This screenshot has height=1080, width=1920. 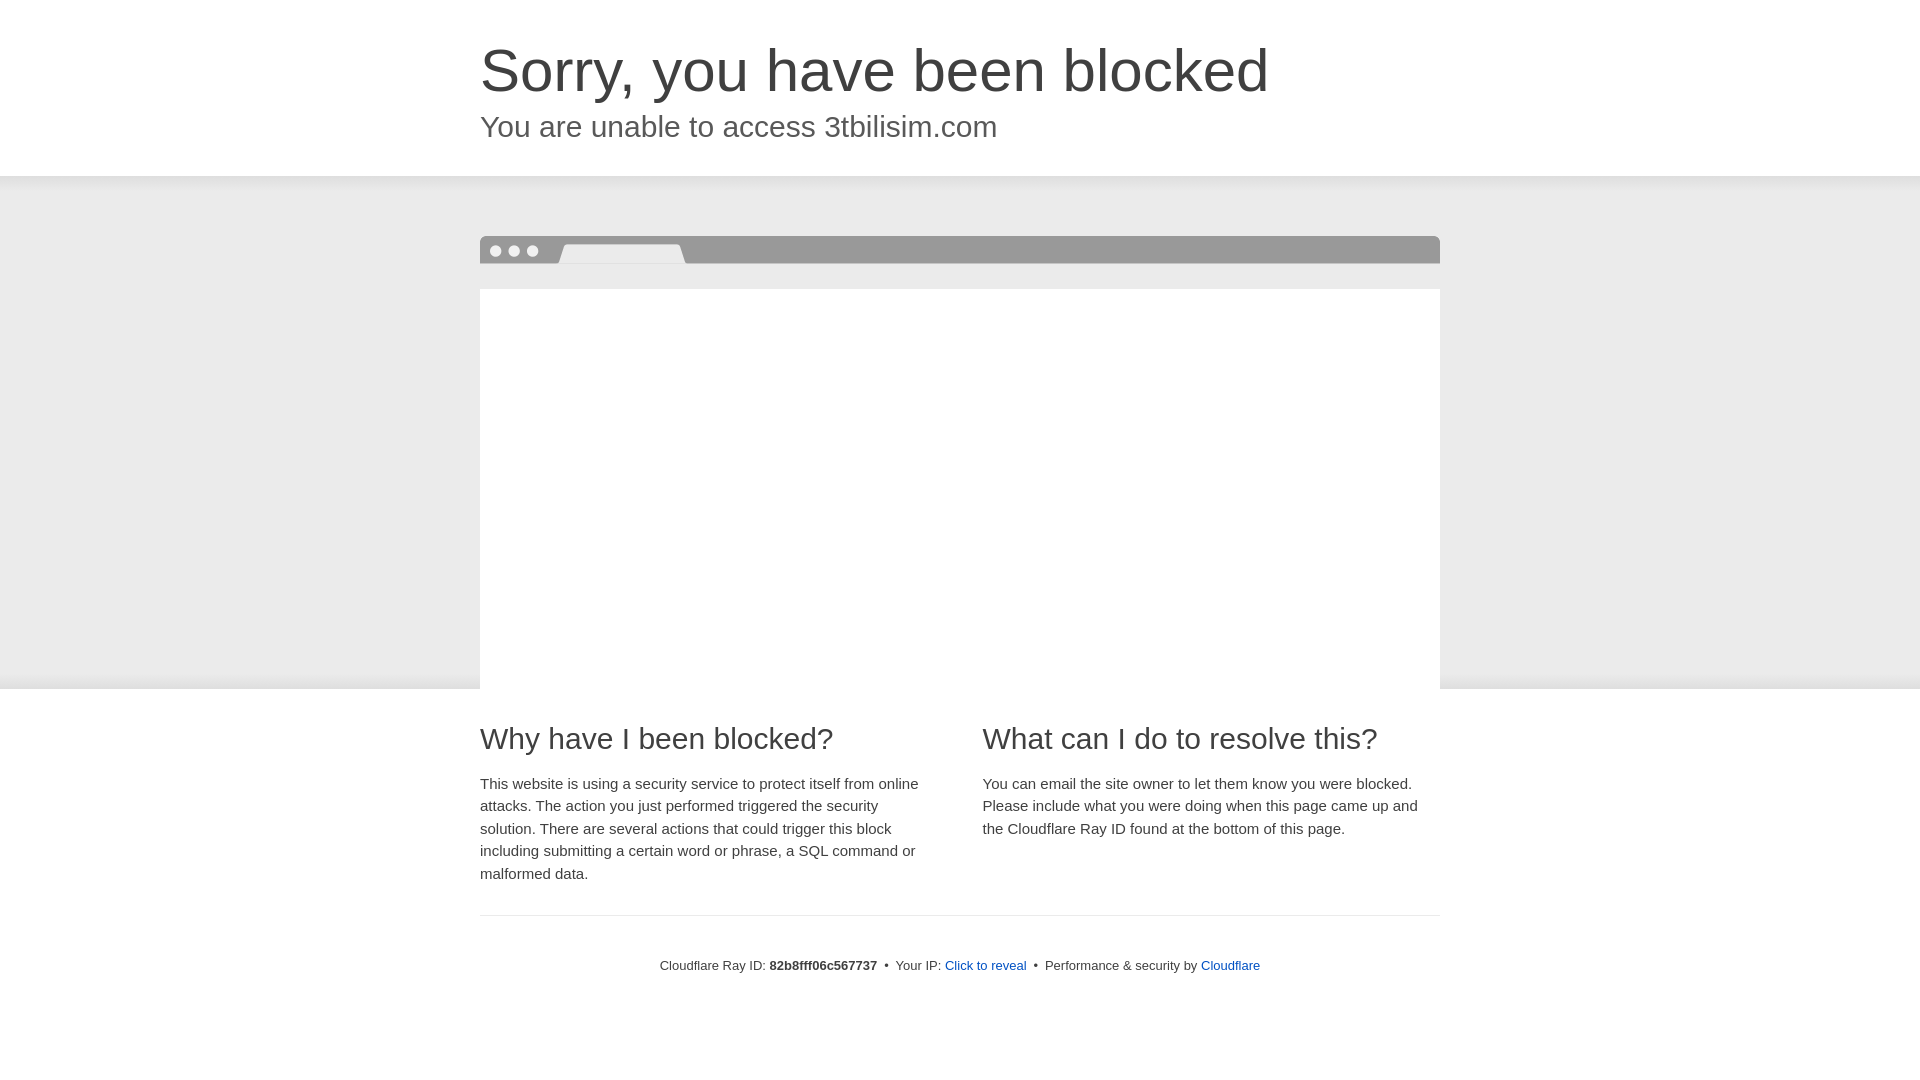 I want to click on 'Click to reveal', so click(x=985, y=964).